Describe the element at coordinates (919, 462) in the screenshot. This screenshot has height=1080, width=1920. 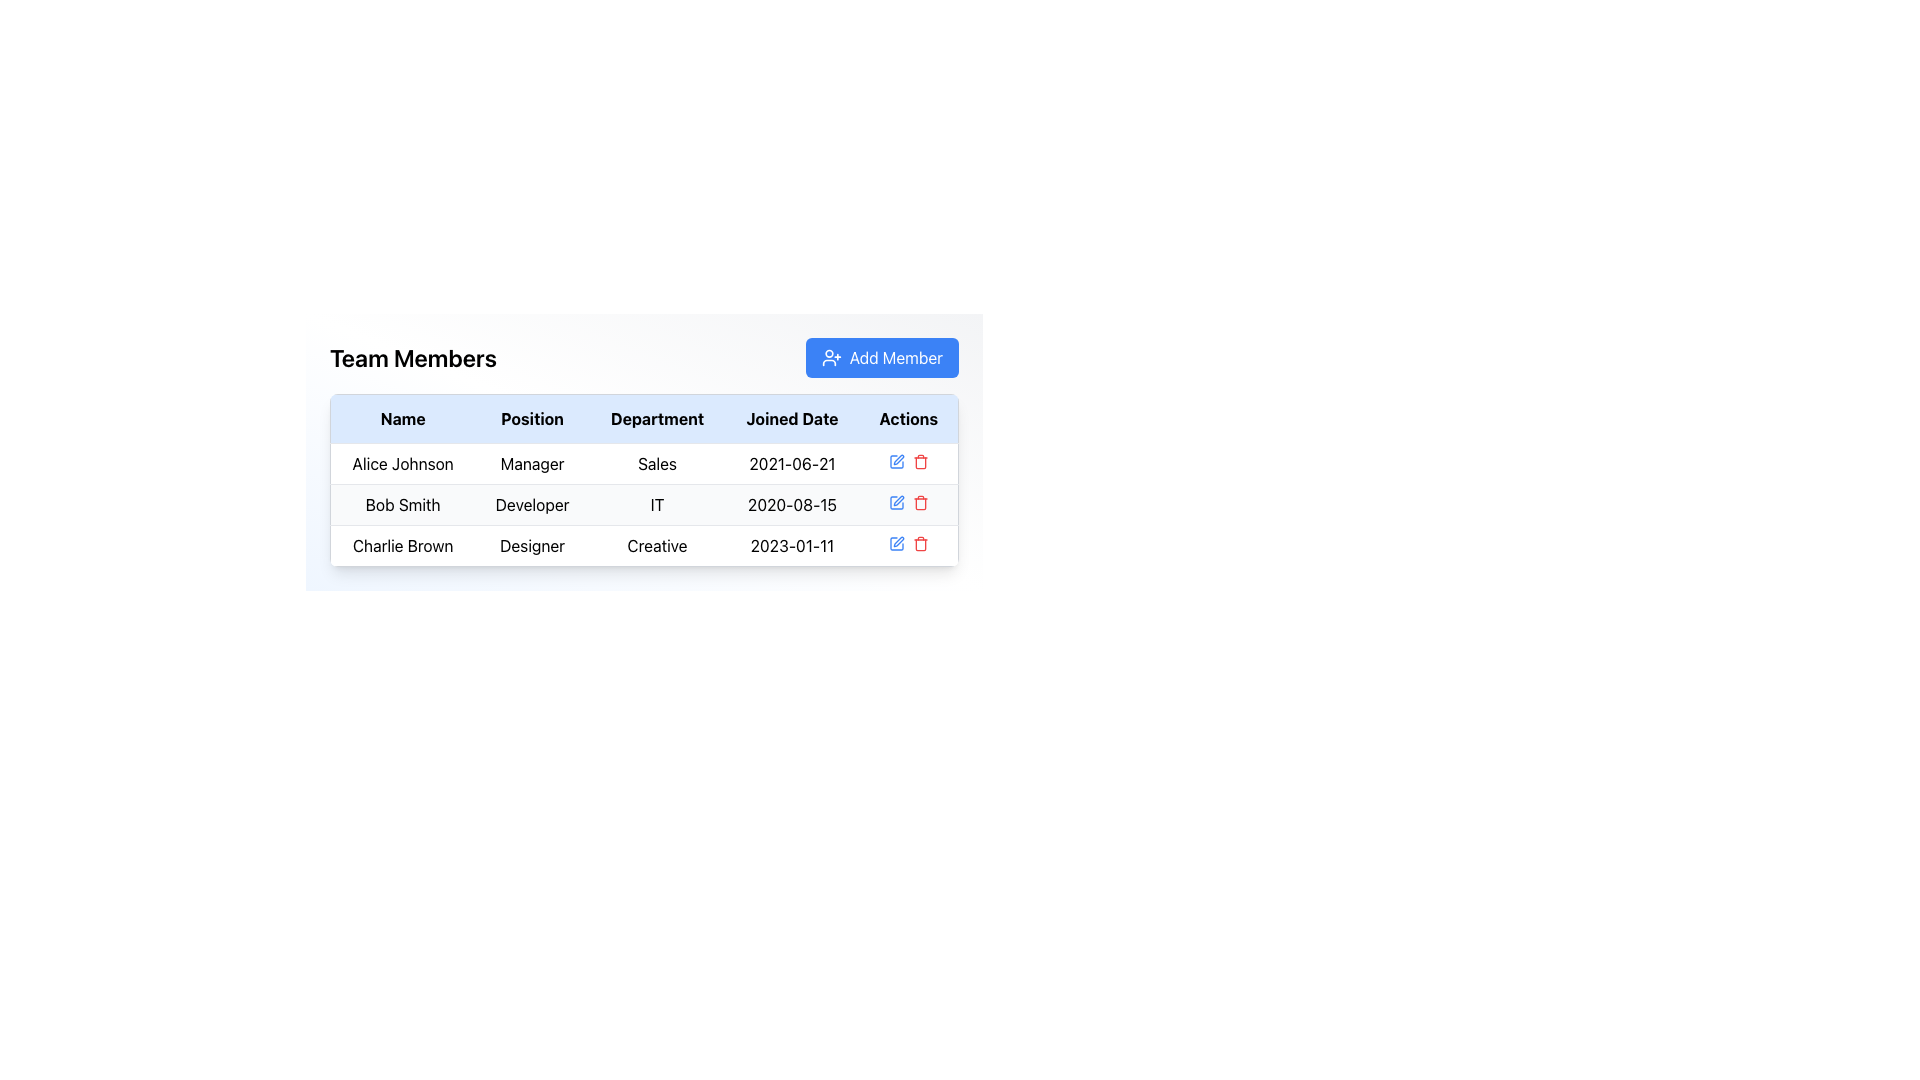
I see `the delete button located in the 'Actions' column, which is the rightmost icon in the row for 'Alice Johnson, Manager, Sales, 2021-06-21'` at that location.